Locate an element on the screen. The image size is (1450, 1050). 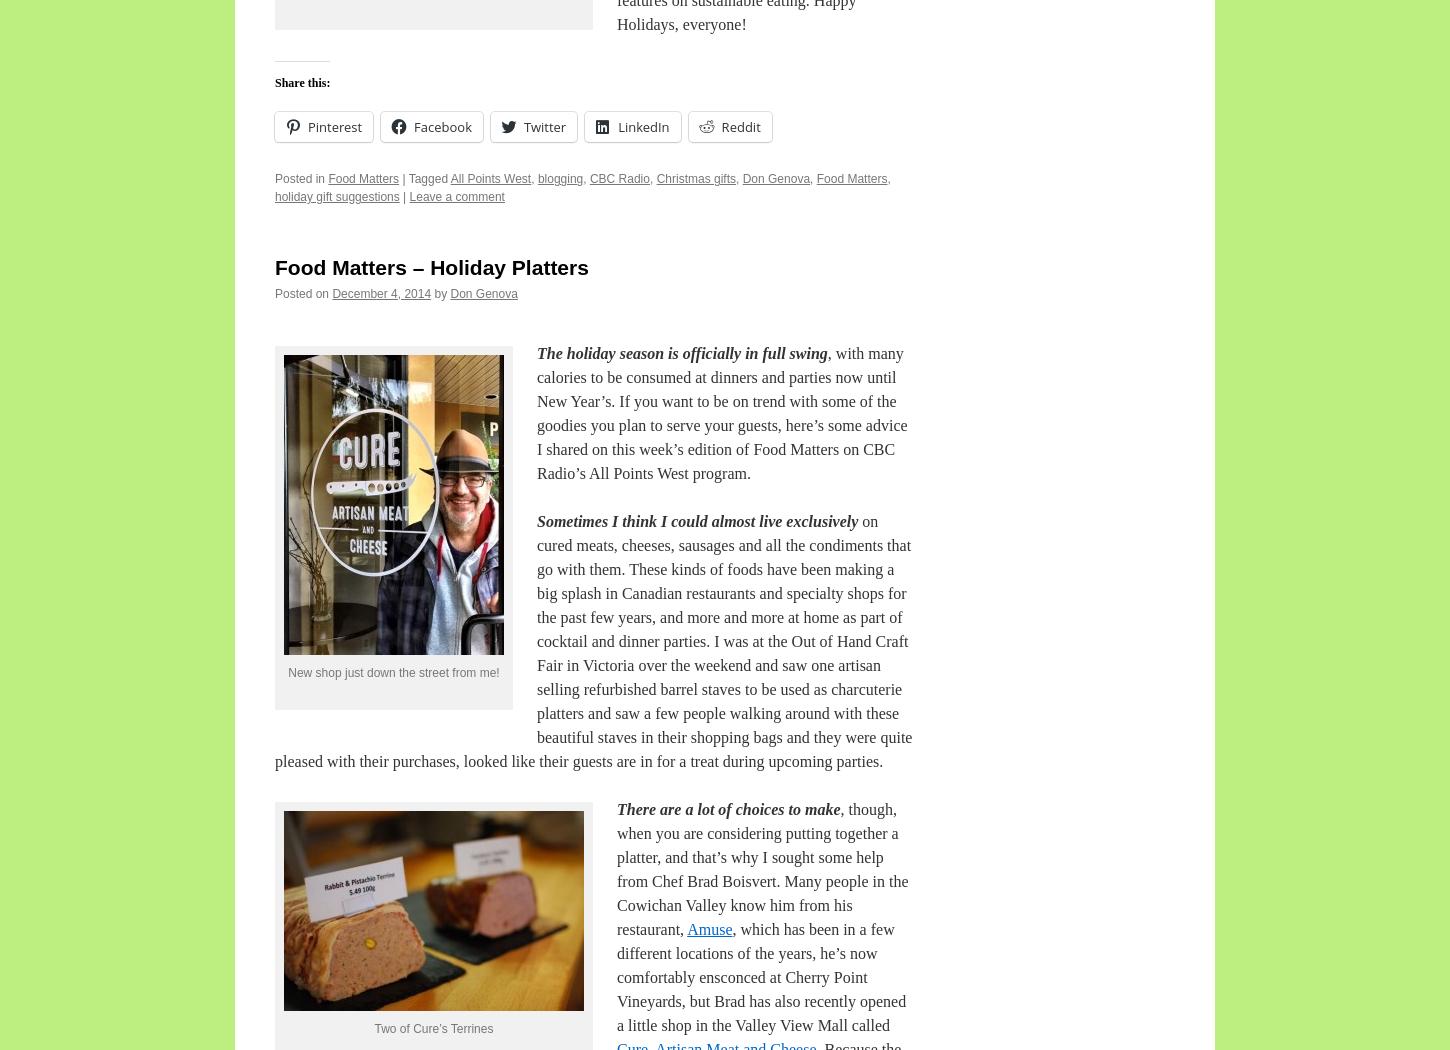
'blogging' is located at coordinates (559, 179).